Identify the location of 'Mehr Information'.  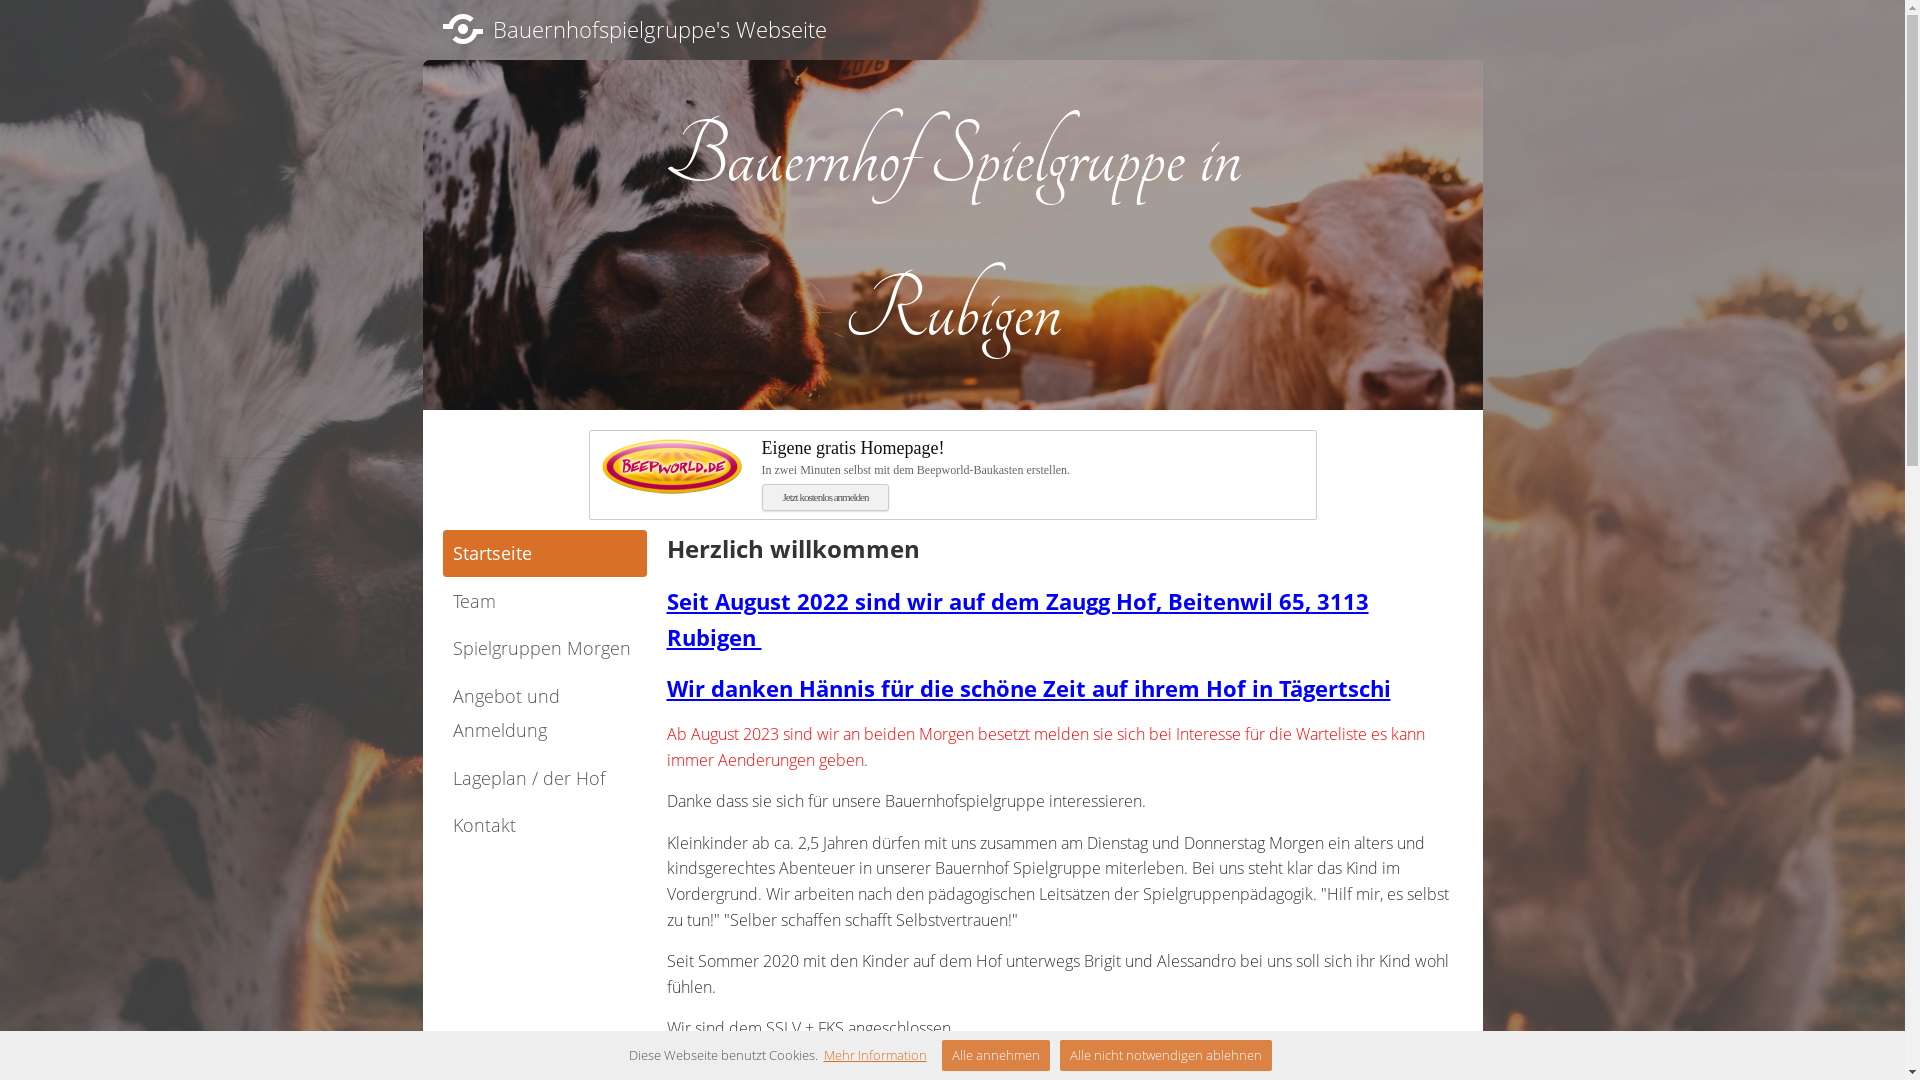
(875, 1054).